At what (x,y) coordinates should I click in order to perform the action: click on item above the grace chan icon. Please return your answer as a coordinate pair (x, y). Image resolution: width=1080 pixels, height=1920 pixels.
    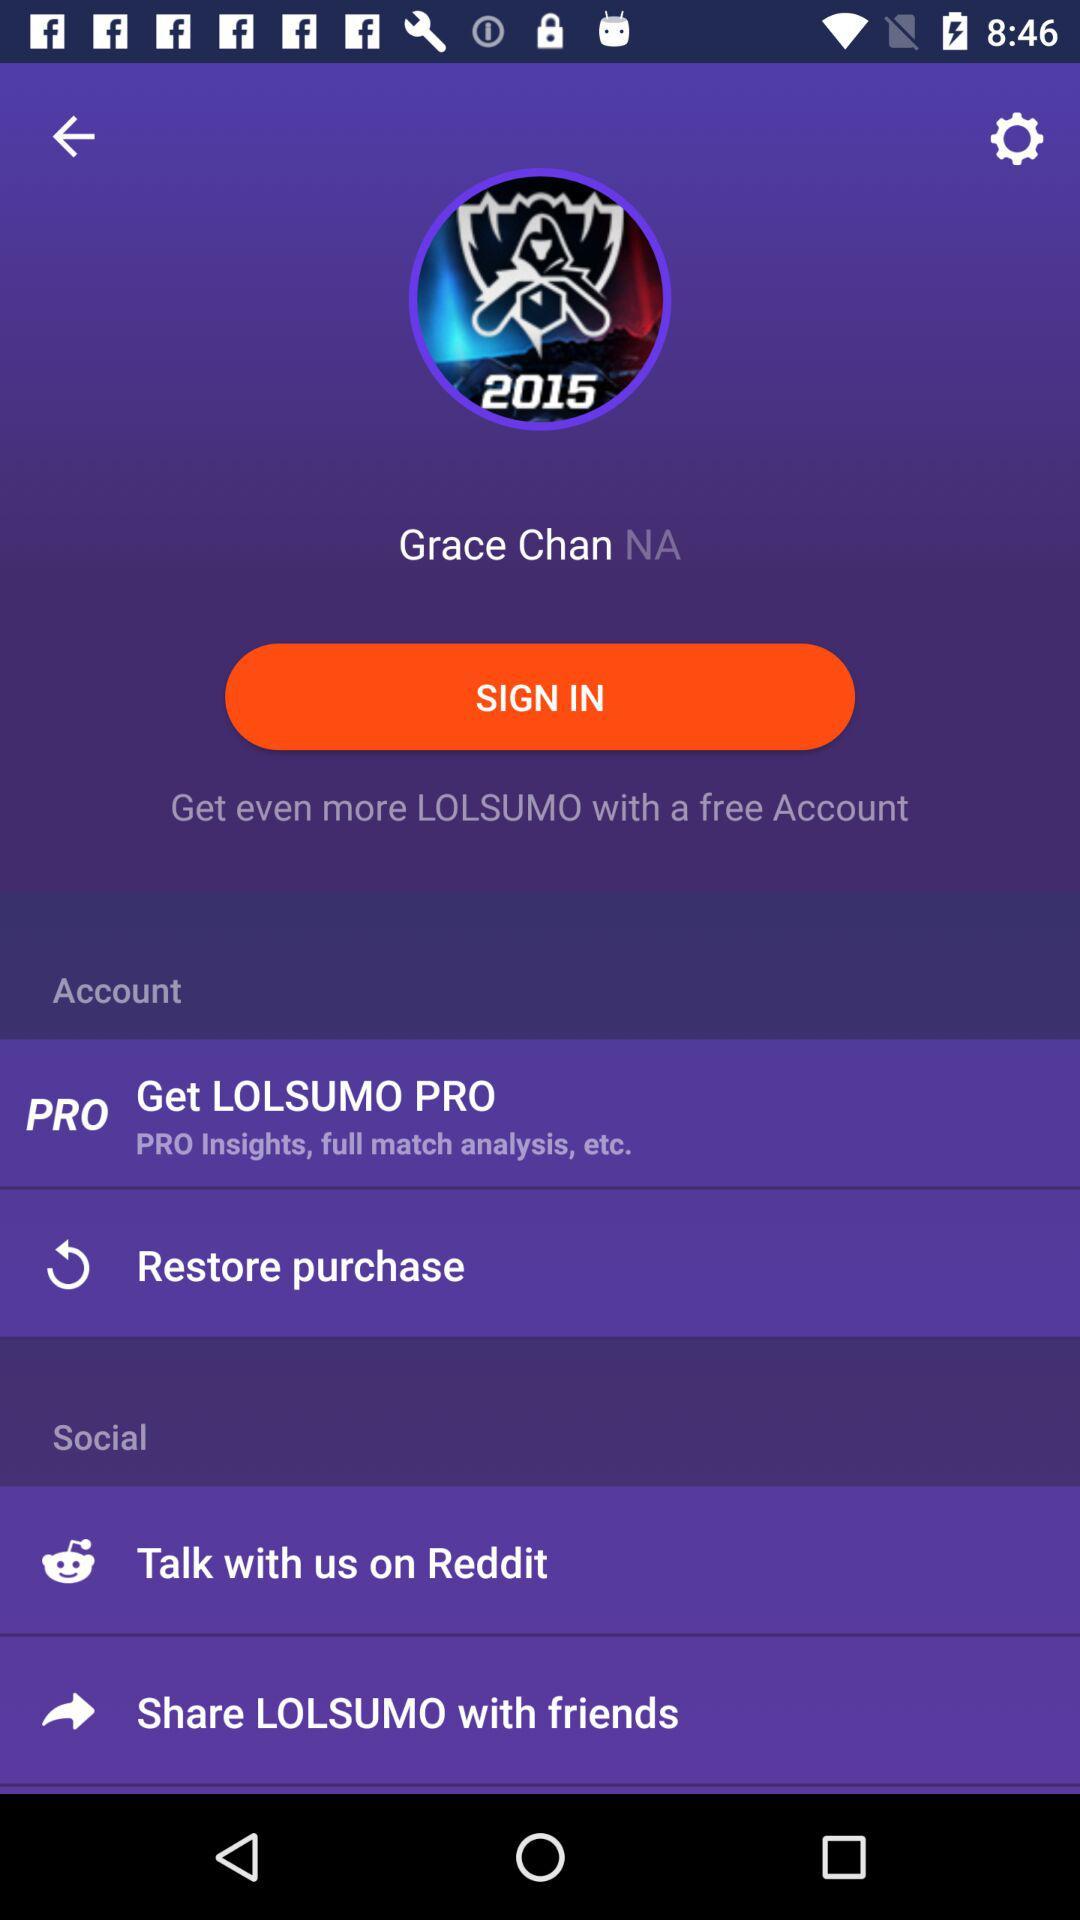
    Looking at the image, I should click on (540, 298).